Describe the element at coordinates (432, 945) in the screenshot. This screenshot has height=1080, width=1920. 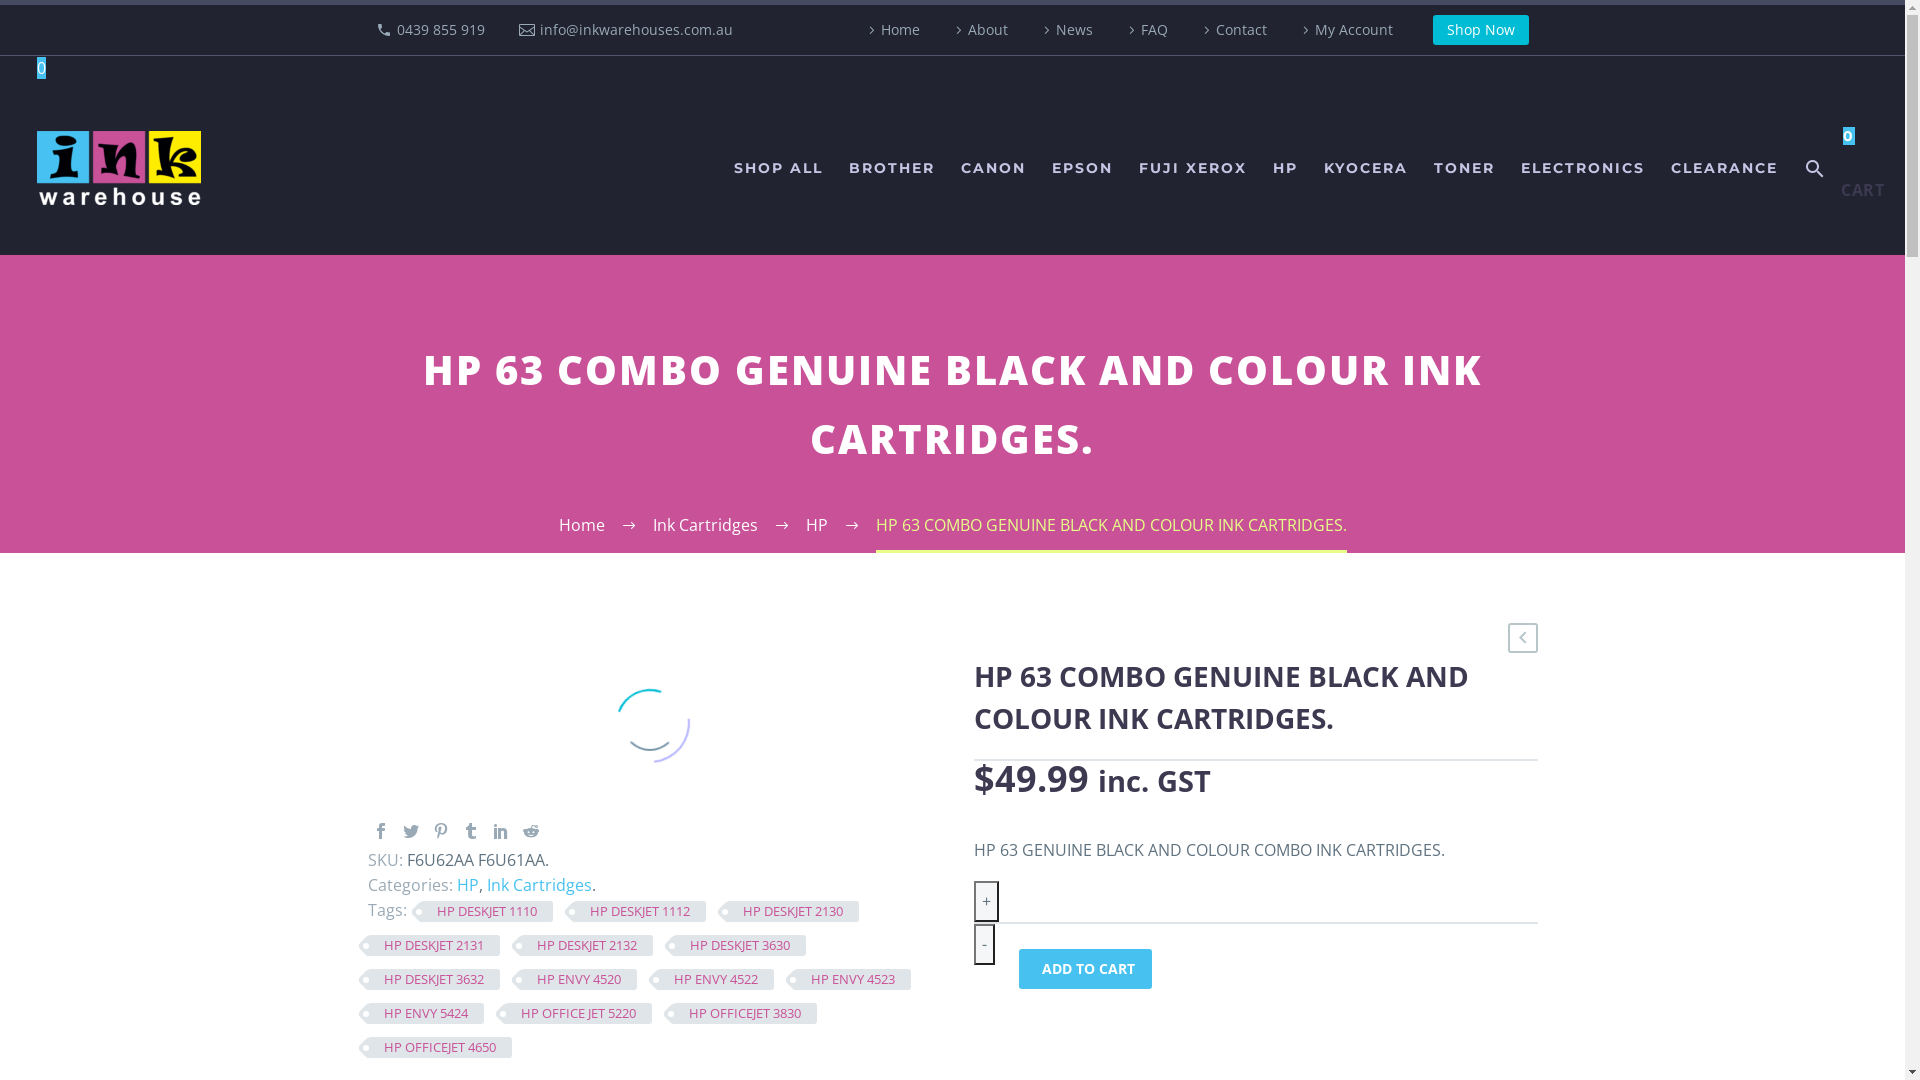
I see `'HP DESKJET 2131'` at that location.